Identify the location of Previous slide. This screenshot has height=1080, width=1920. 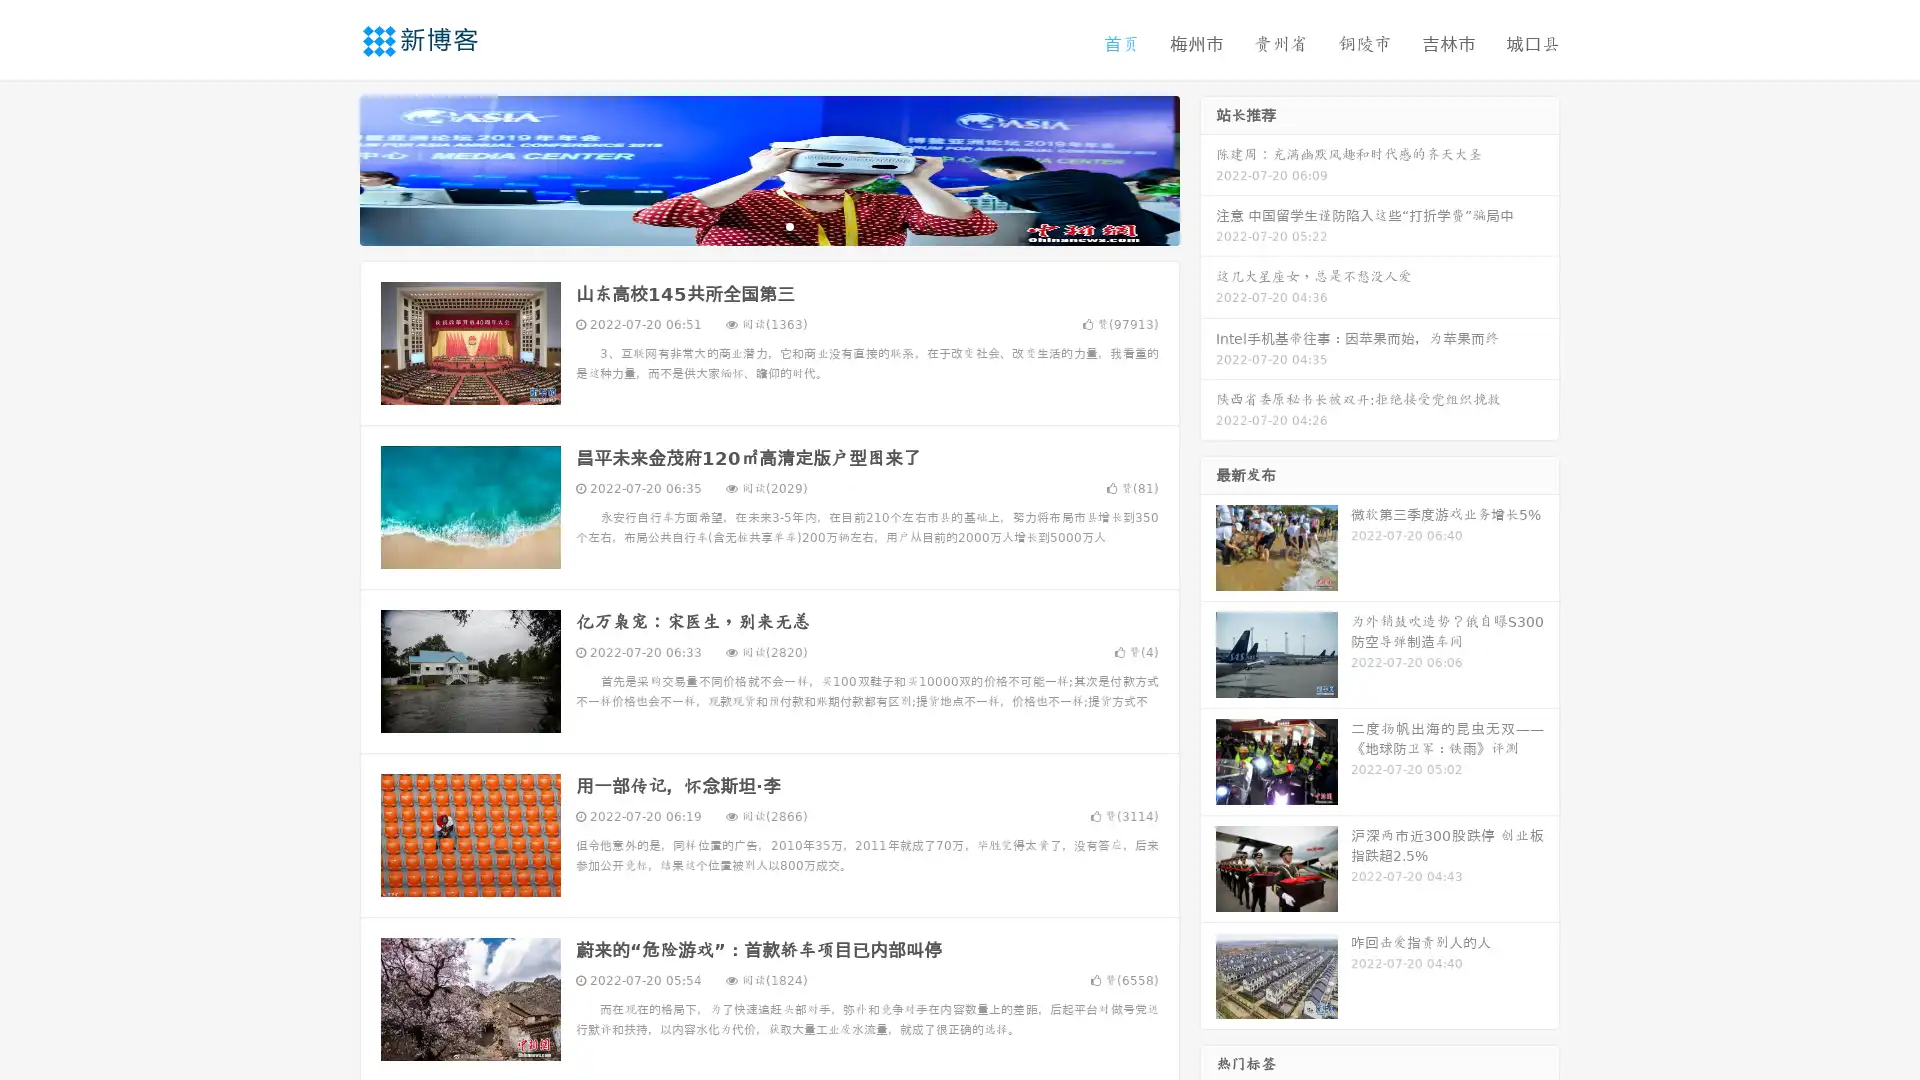
(330, 168).